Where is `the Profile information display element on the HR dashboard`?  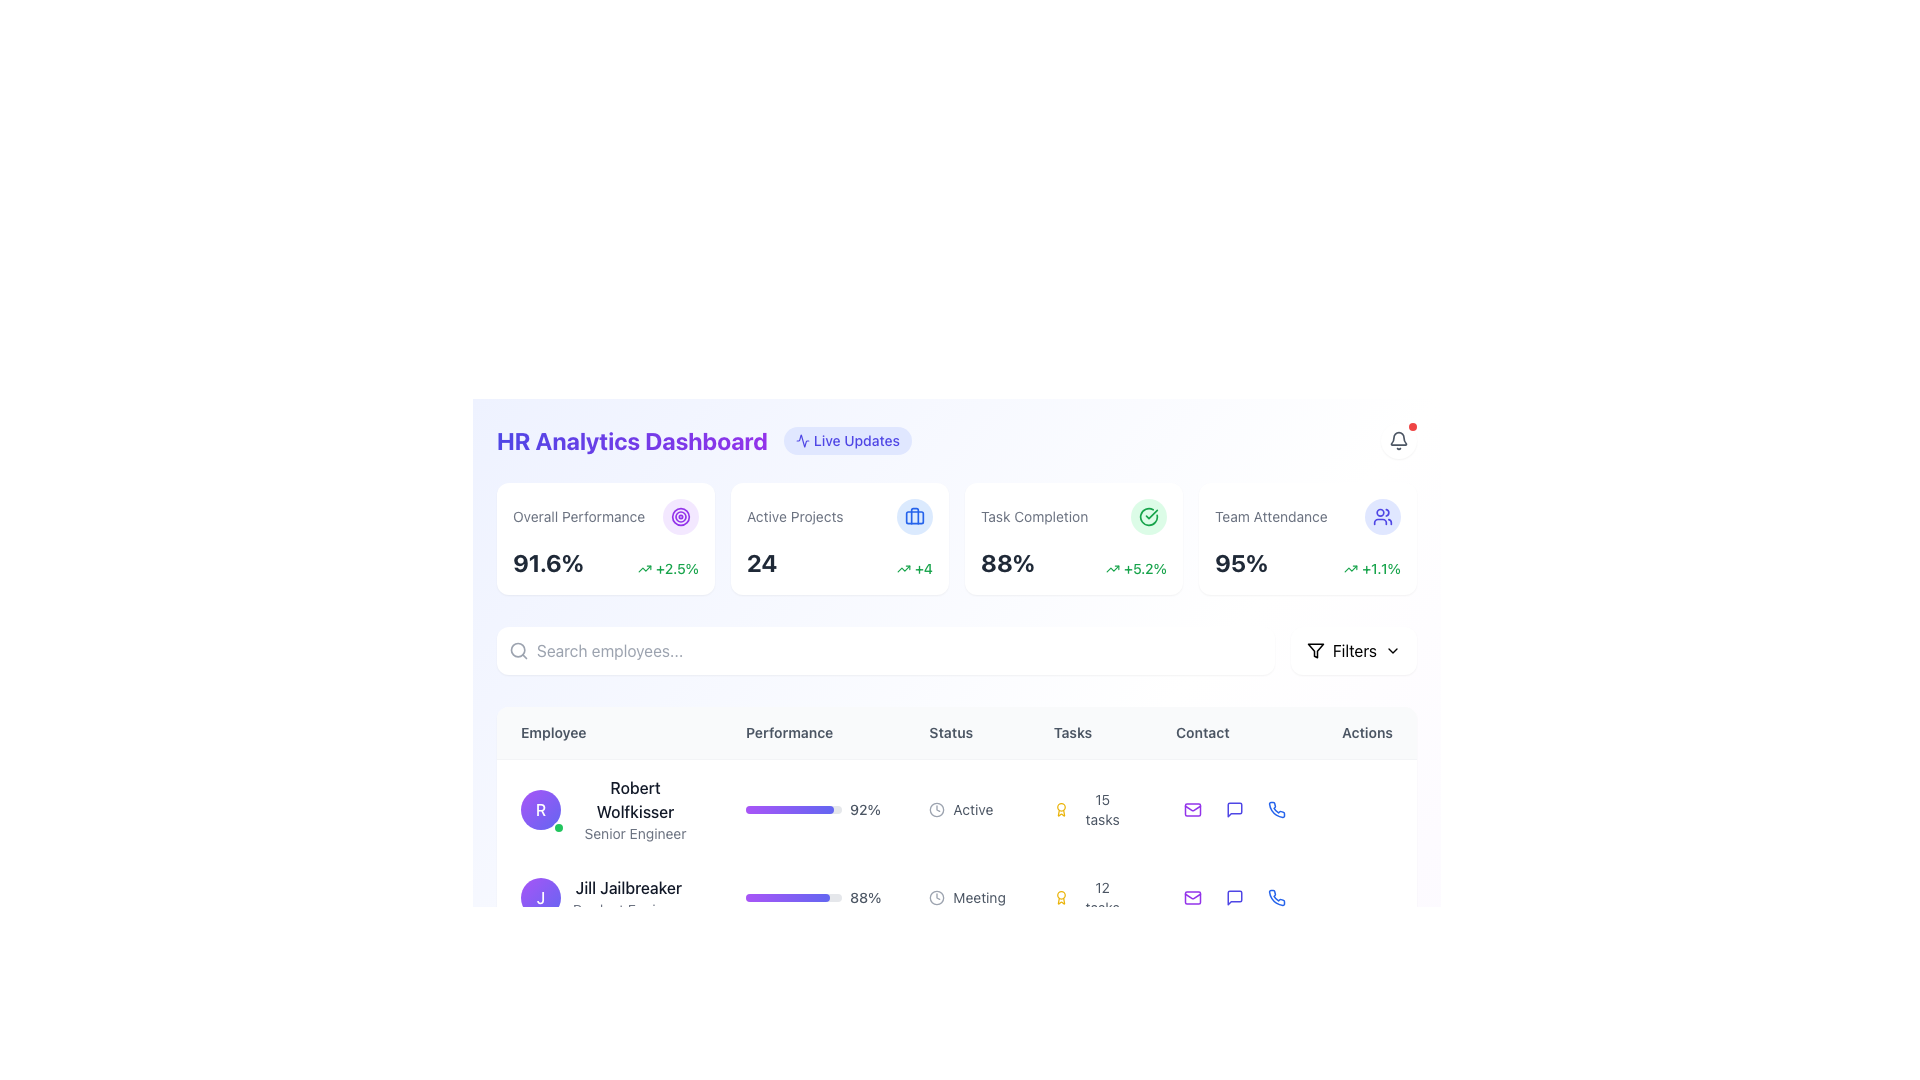 the Profile information display element on the HR dashboard is located at coordinates (608, 810).